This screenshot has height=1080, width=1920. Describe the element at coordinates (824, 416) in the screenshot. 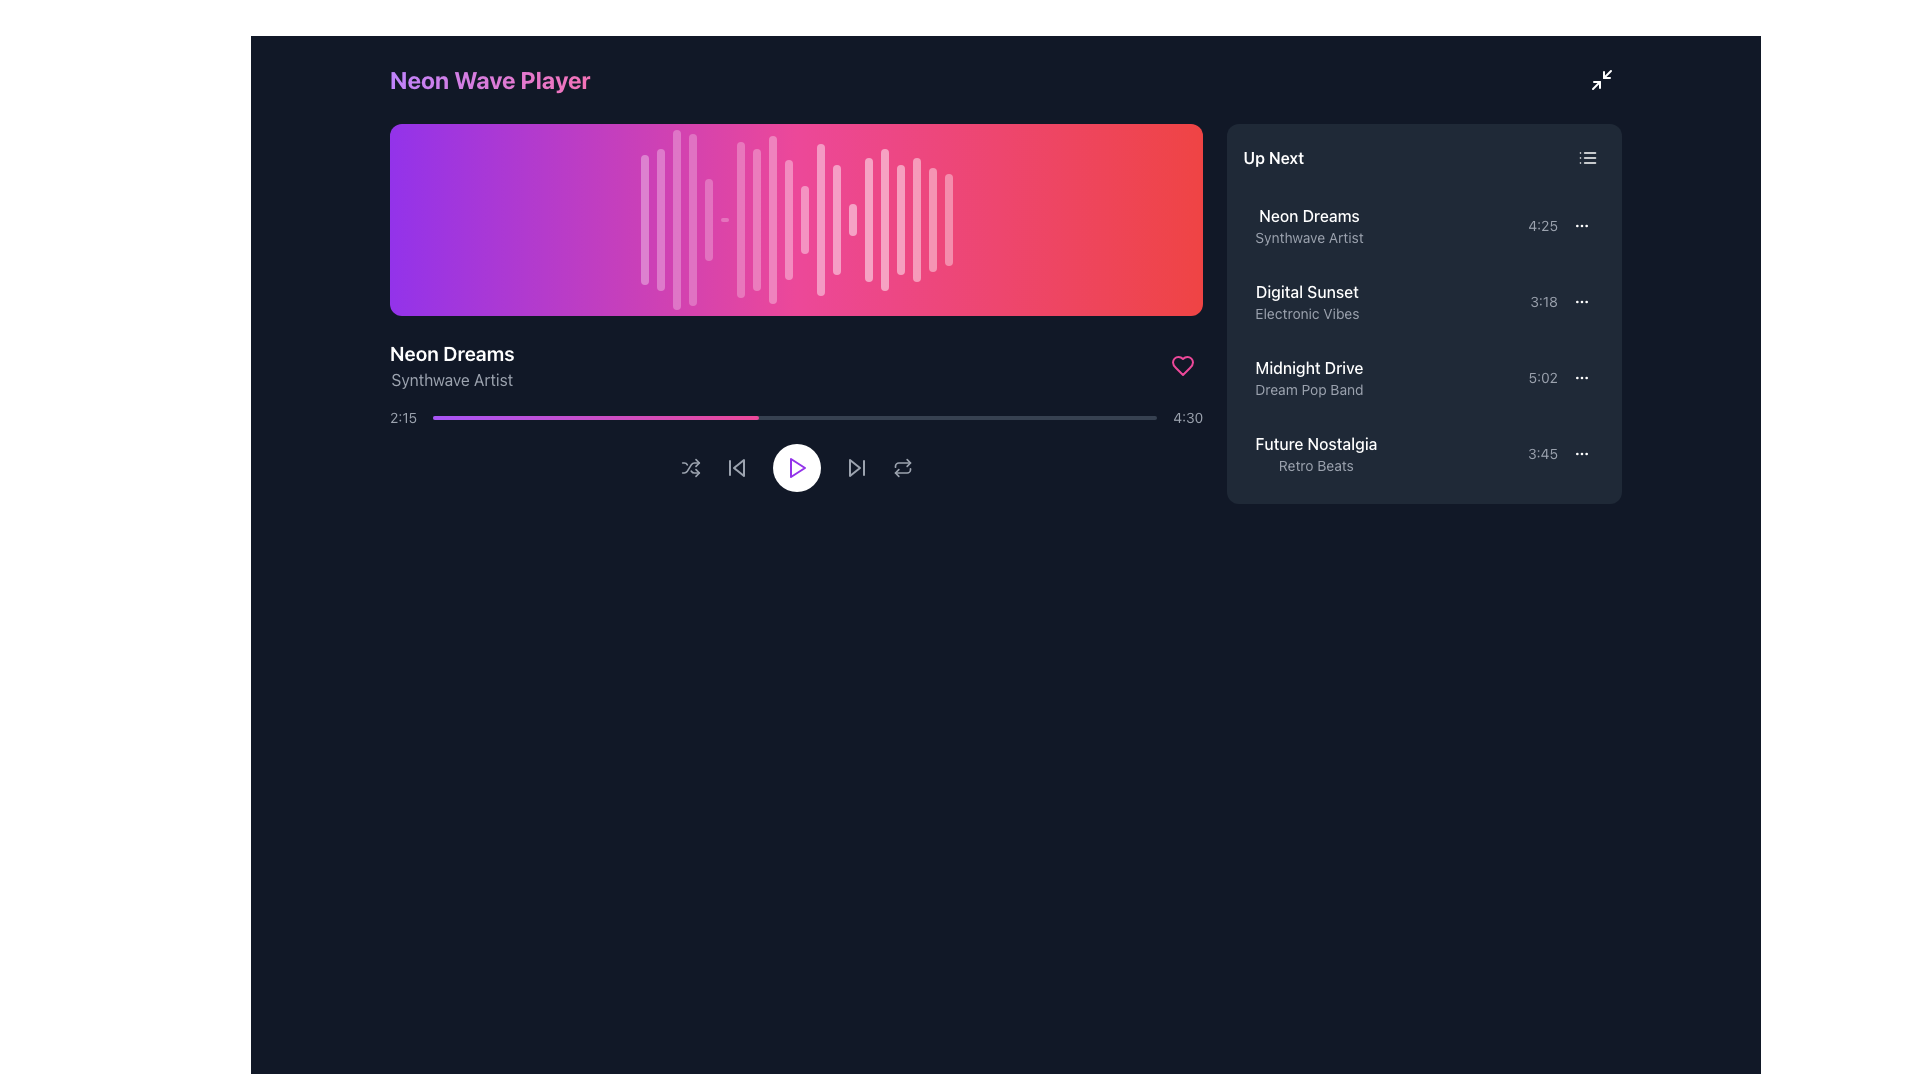

I see `playback position` at that location.